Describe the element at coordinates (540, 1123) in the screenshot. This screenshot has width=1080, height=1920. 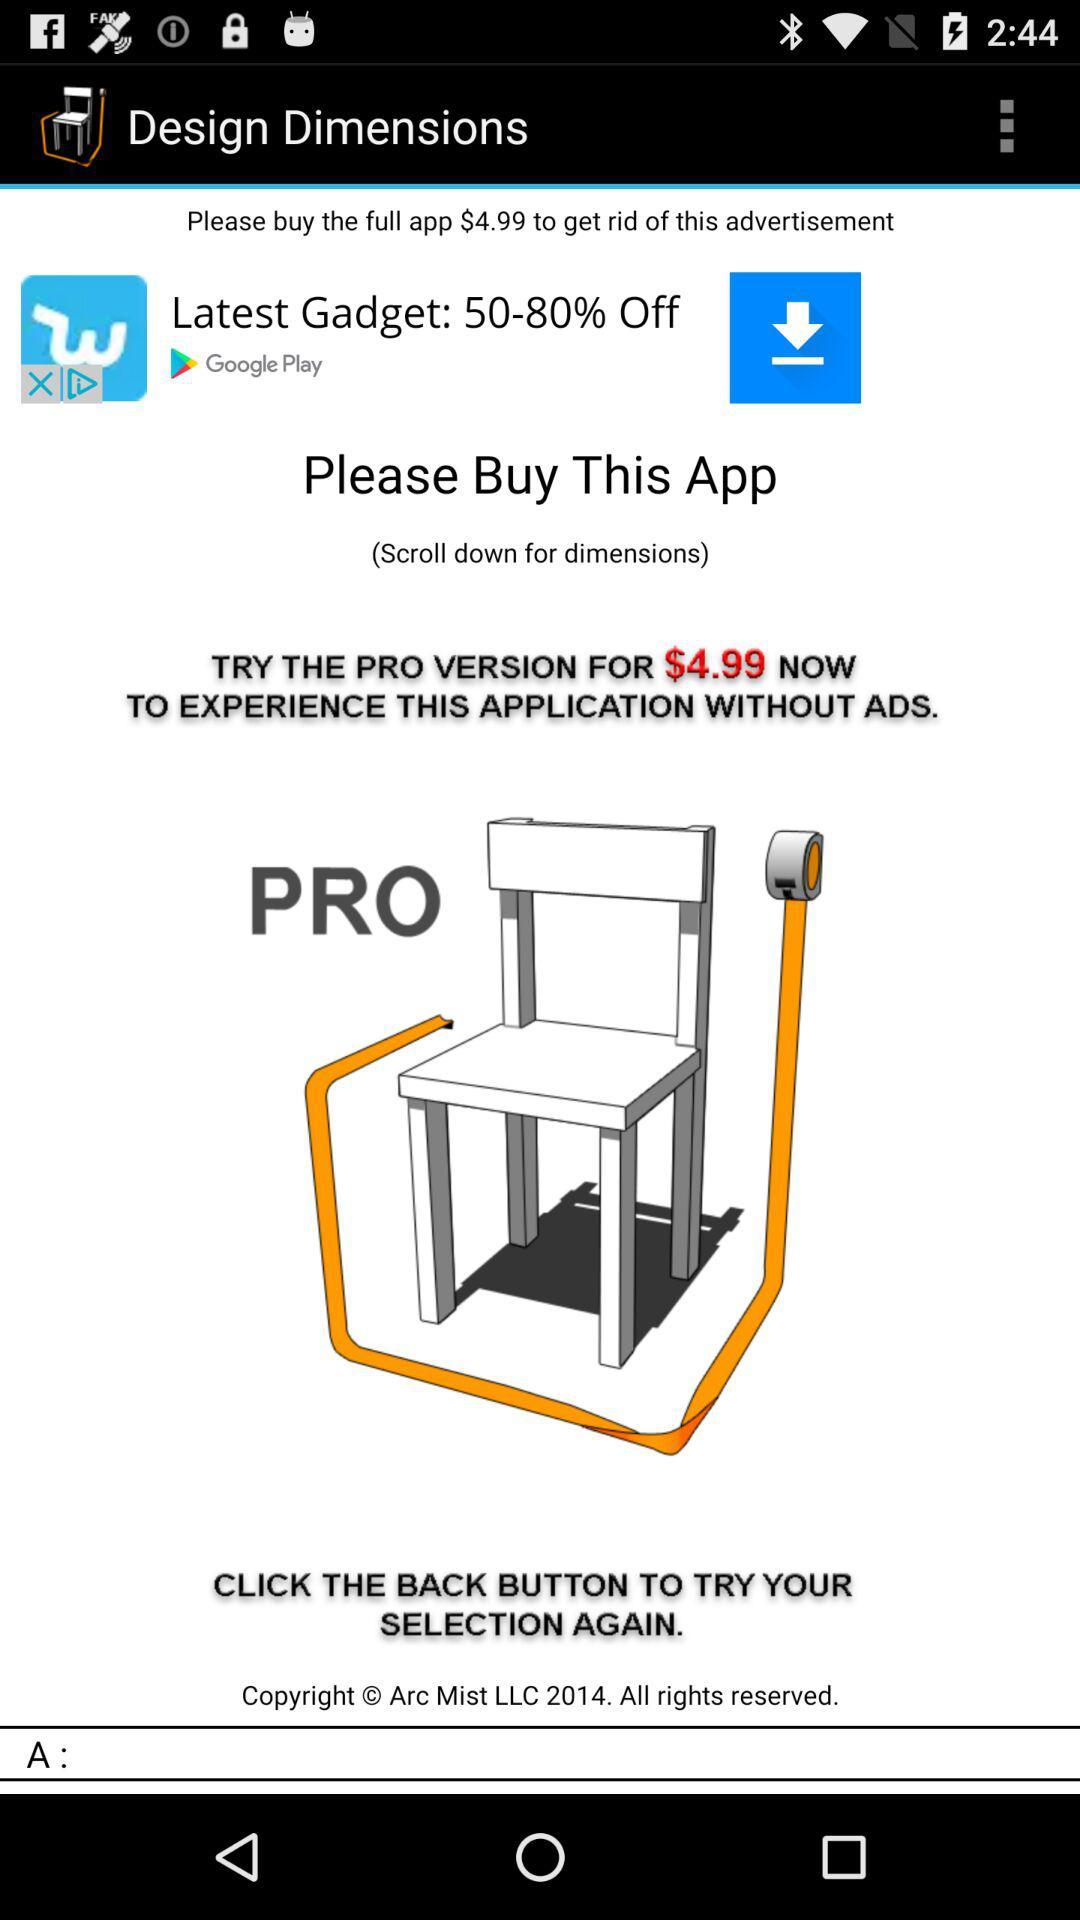
I see `the app above the copyright arc mist icon` at that location.